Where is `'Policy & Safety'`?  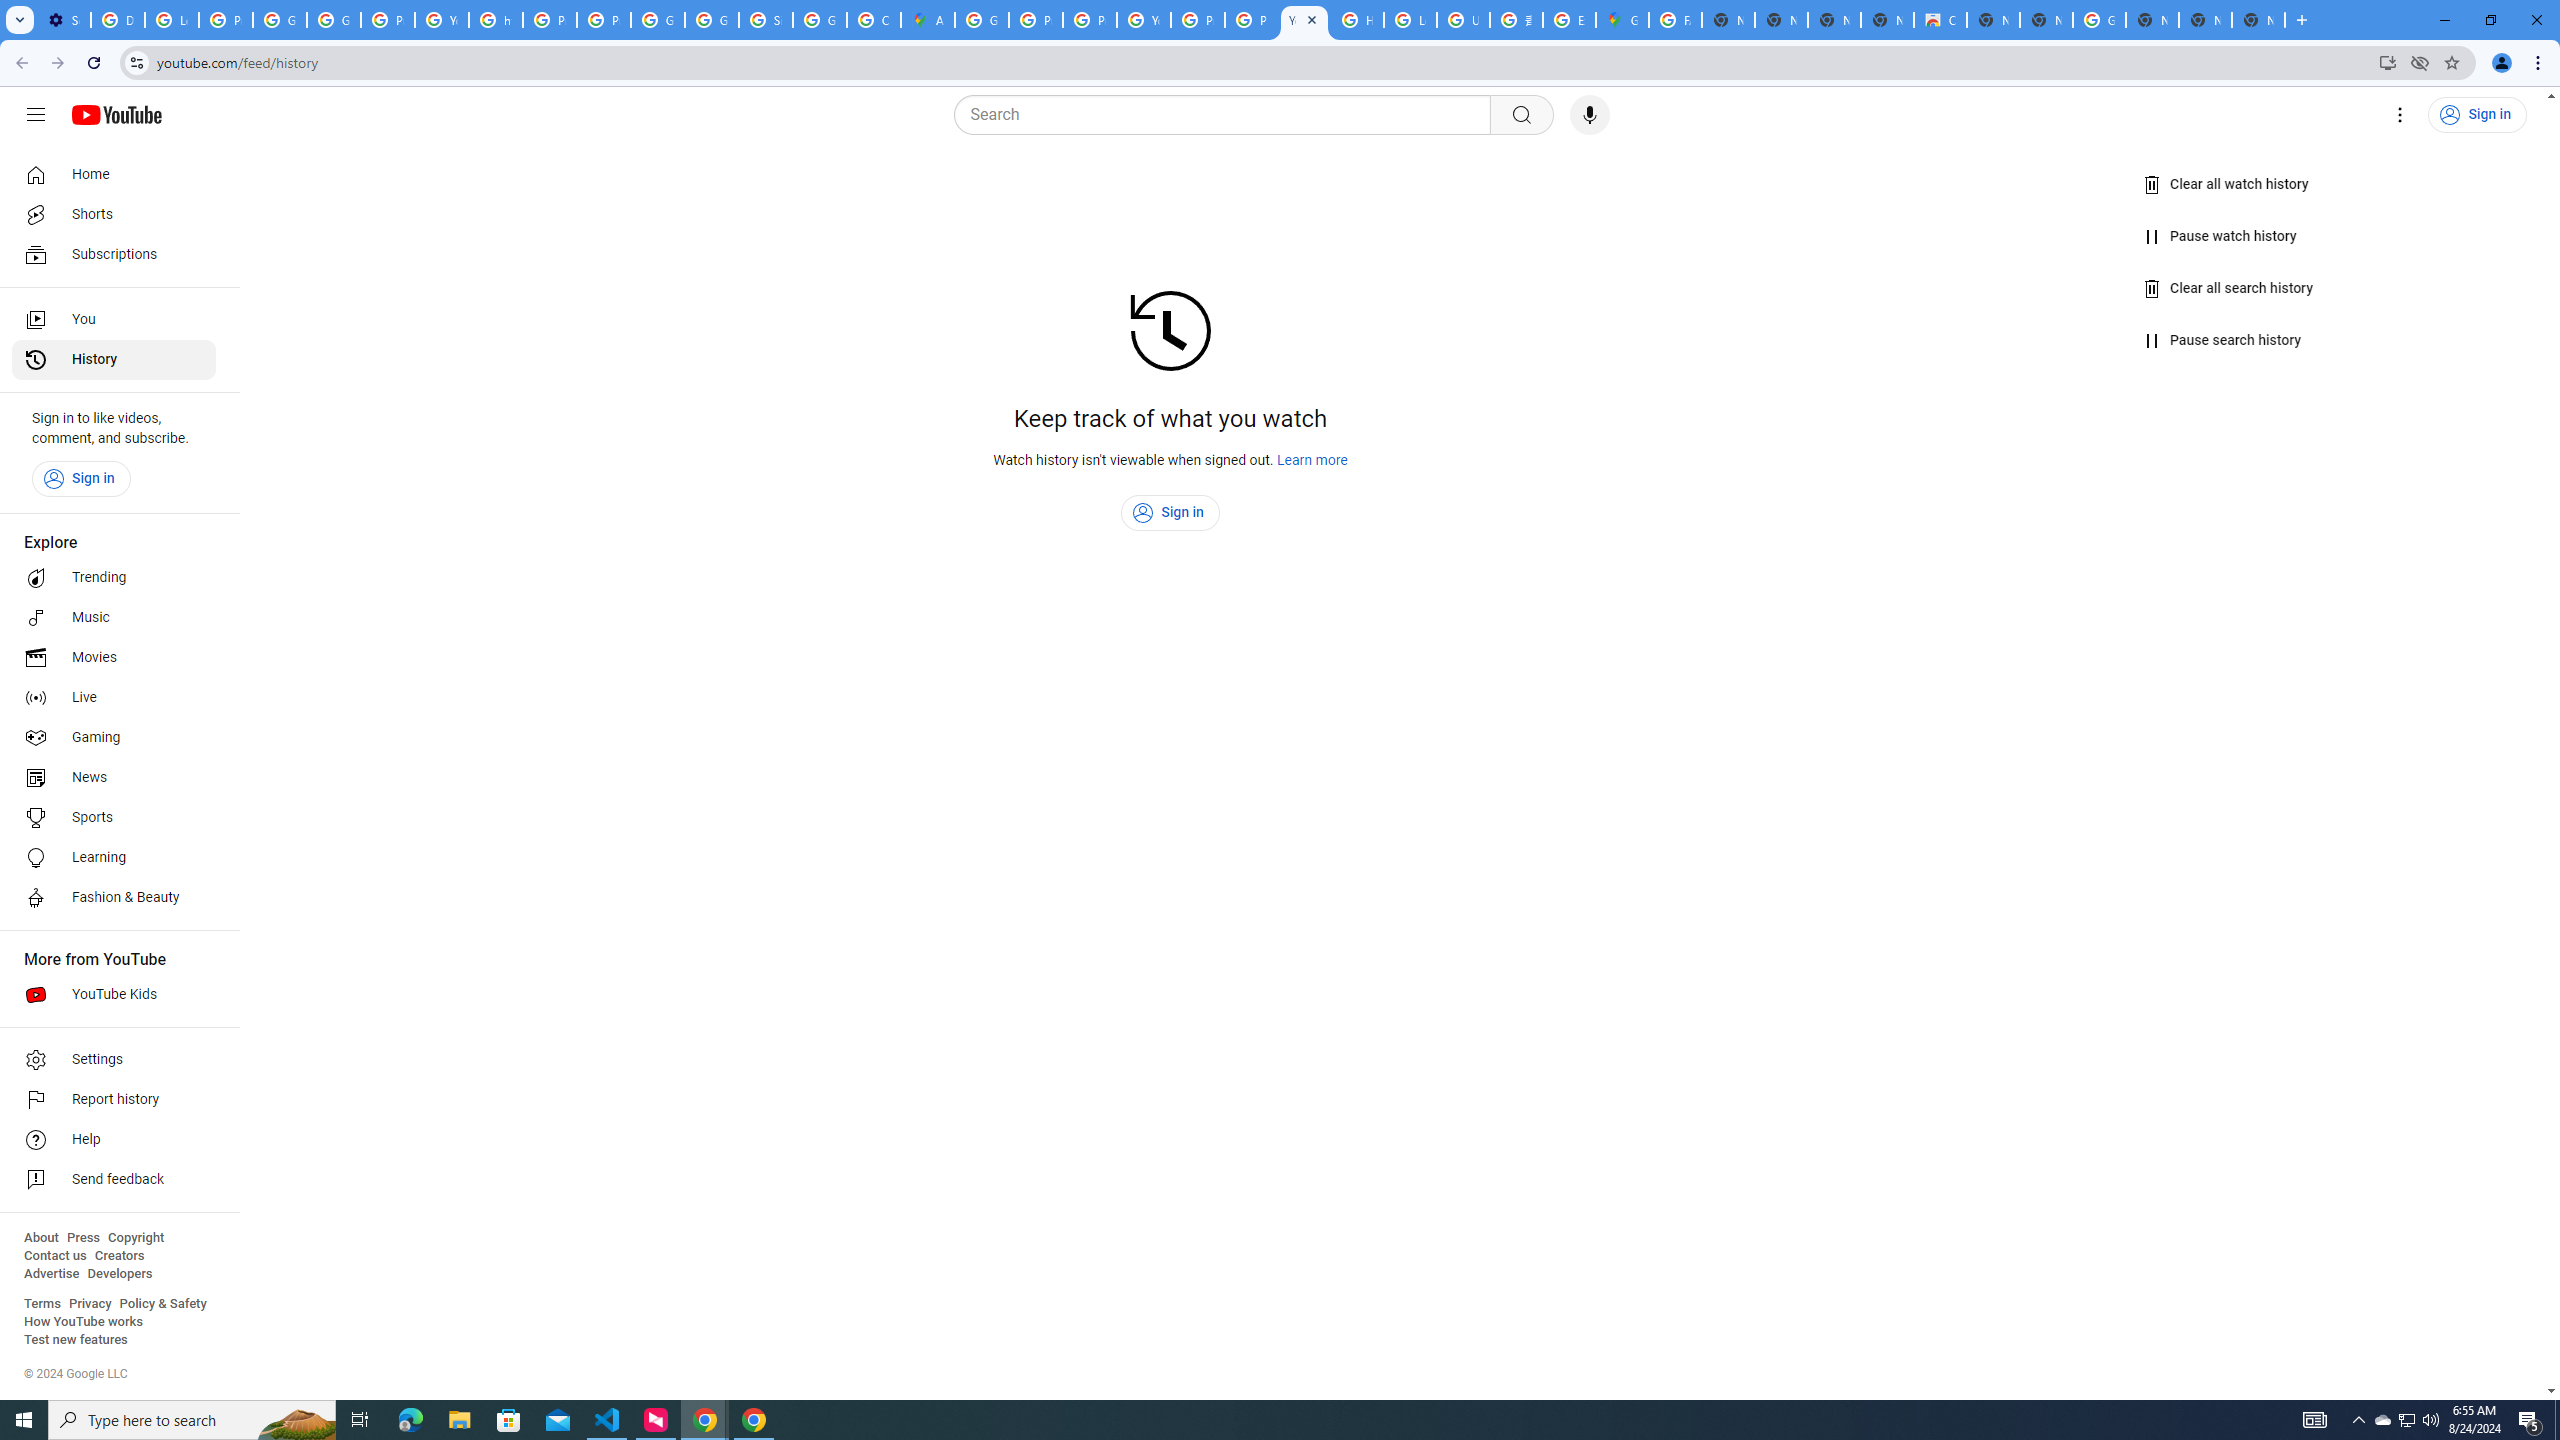
'Policy & Safety' is located at coordinates (162, 1302).